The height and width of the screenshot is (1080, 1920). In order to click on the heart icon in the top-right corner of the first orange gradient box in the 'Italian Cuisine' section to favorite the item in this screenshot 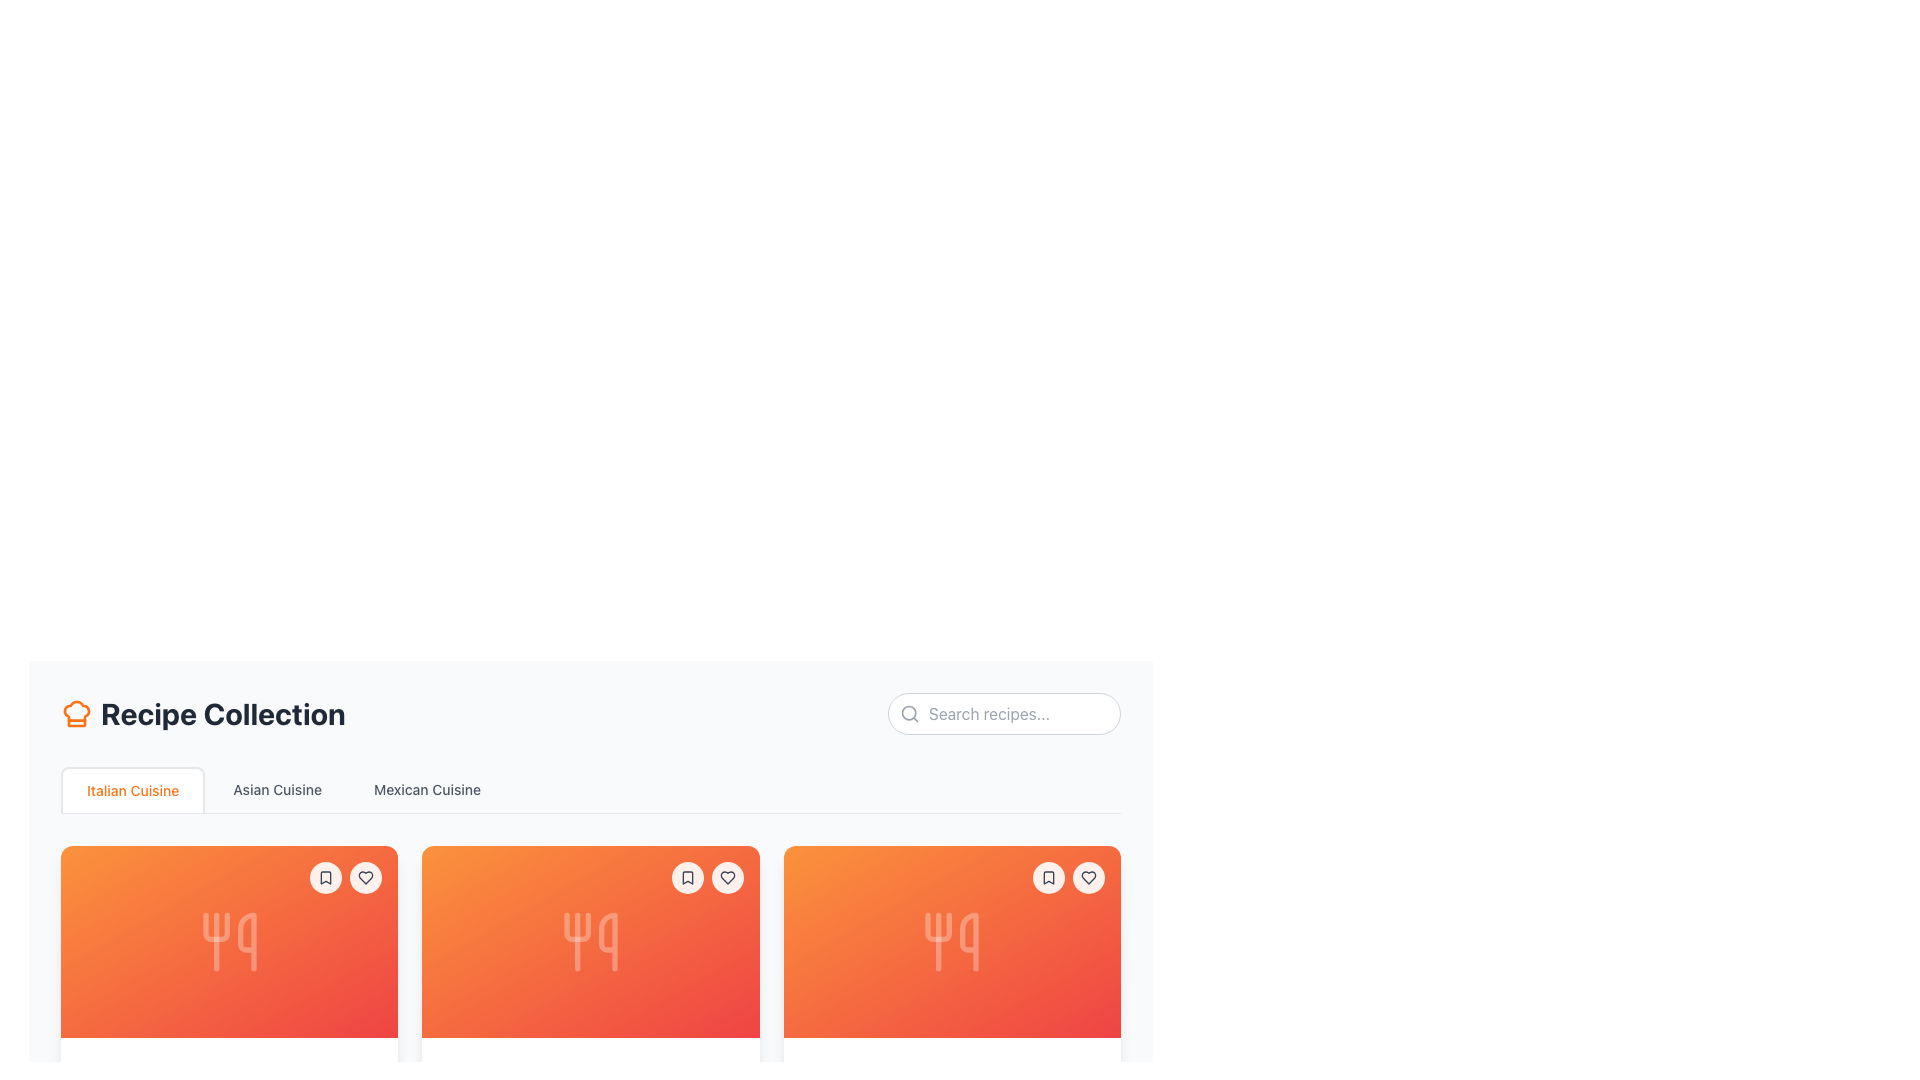, I will do `click(345, 877)`.